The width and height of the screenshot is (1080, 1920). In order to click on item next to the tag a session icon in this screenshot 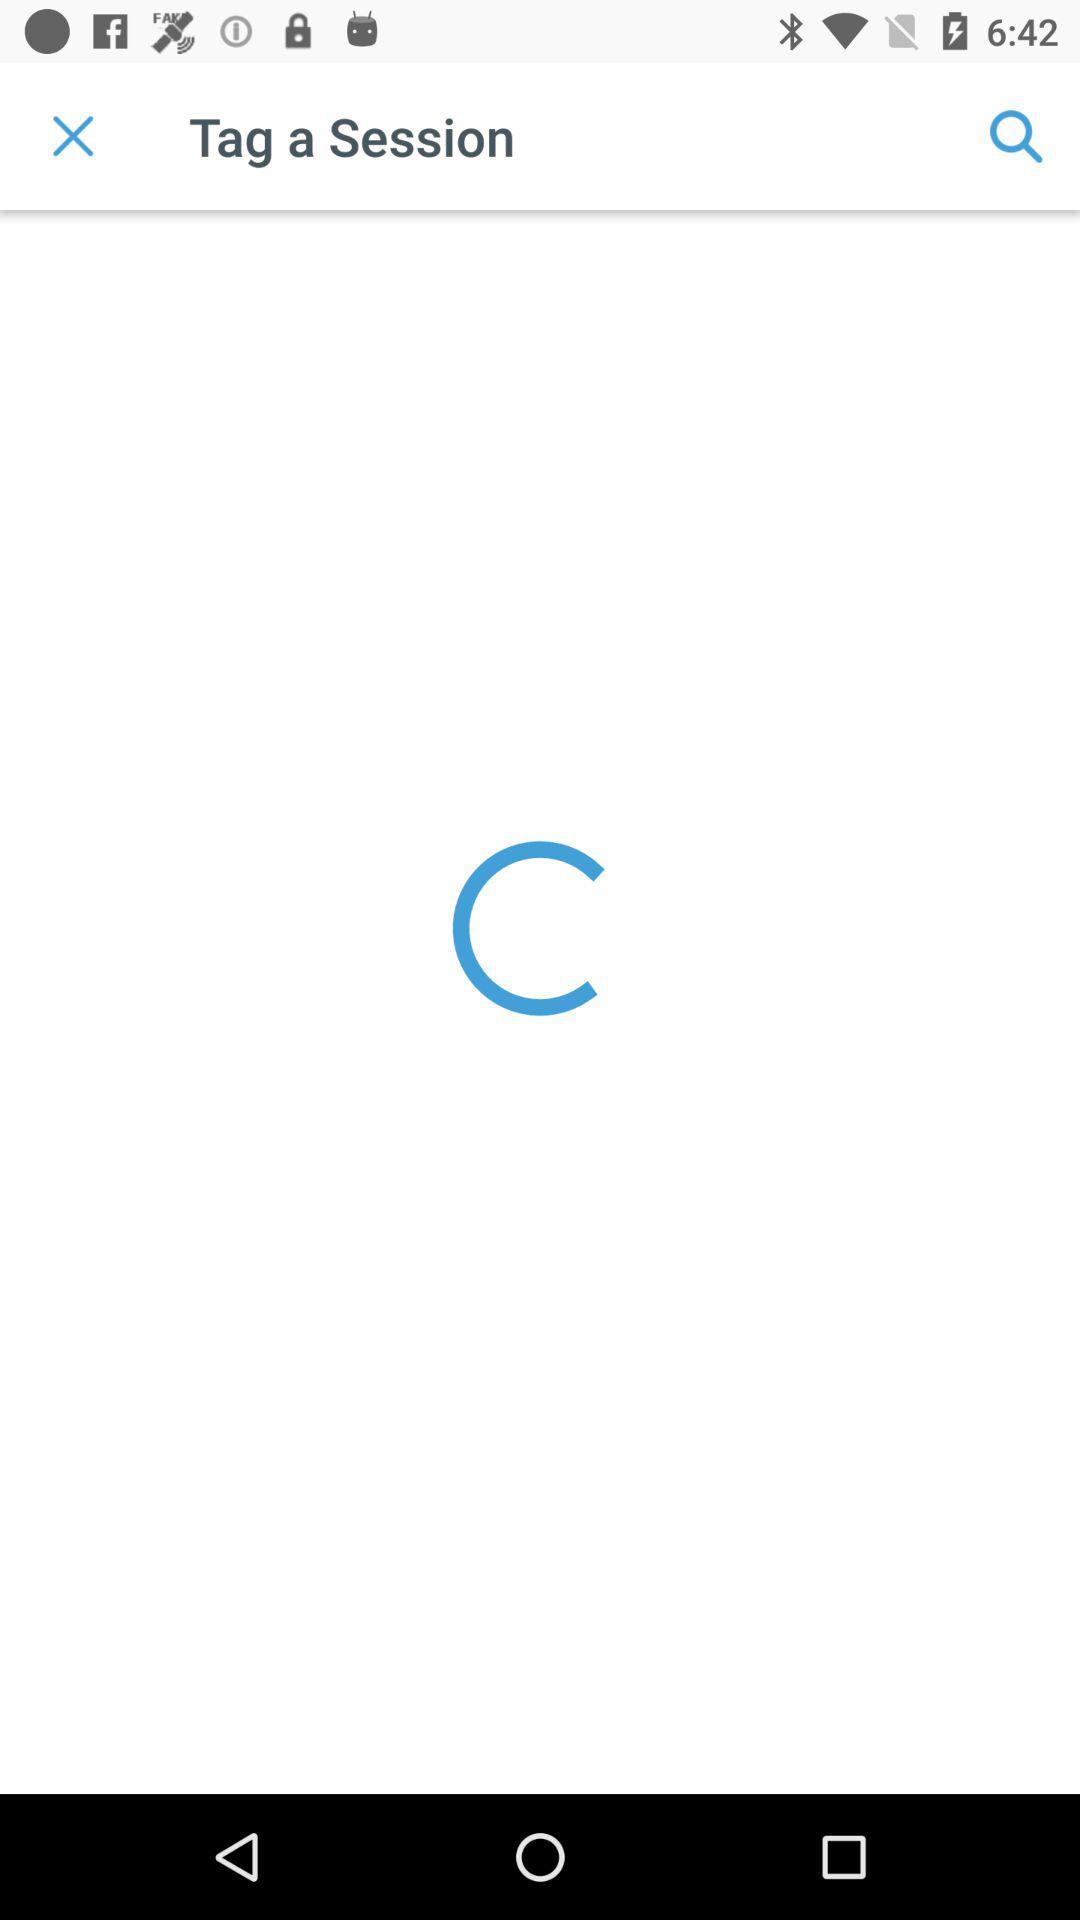, I will do `click(72, 135)`.